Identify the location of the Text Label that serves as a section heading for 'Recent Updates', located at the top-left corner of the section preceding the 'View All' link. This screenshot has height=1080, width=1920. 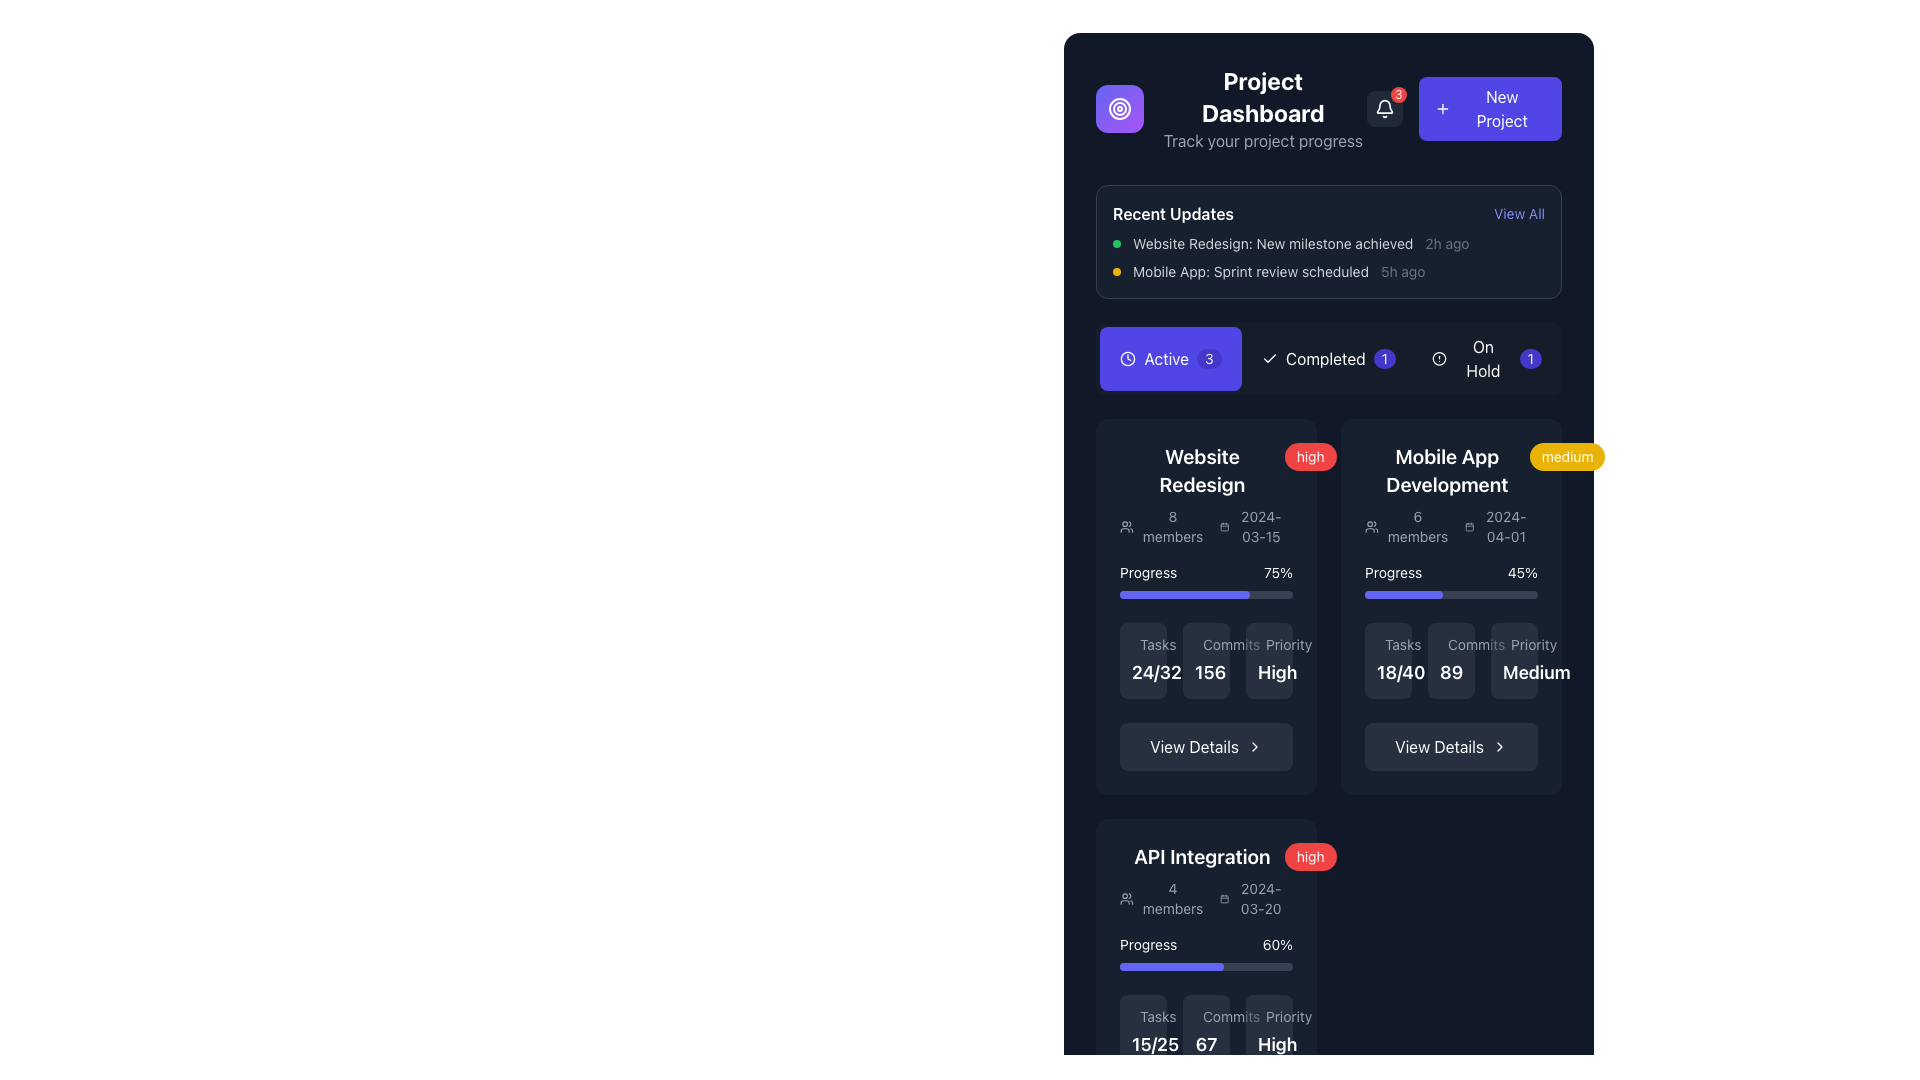
(1173, 213).